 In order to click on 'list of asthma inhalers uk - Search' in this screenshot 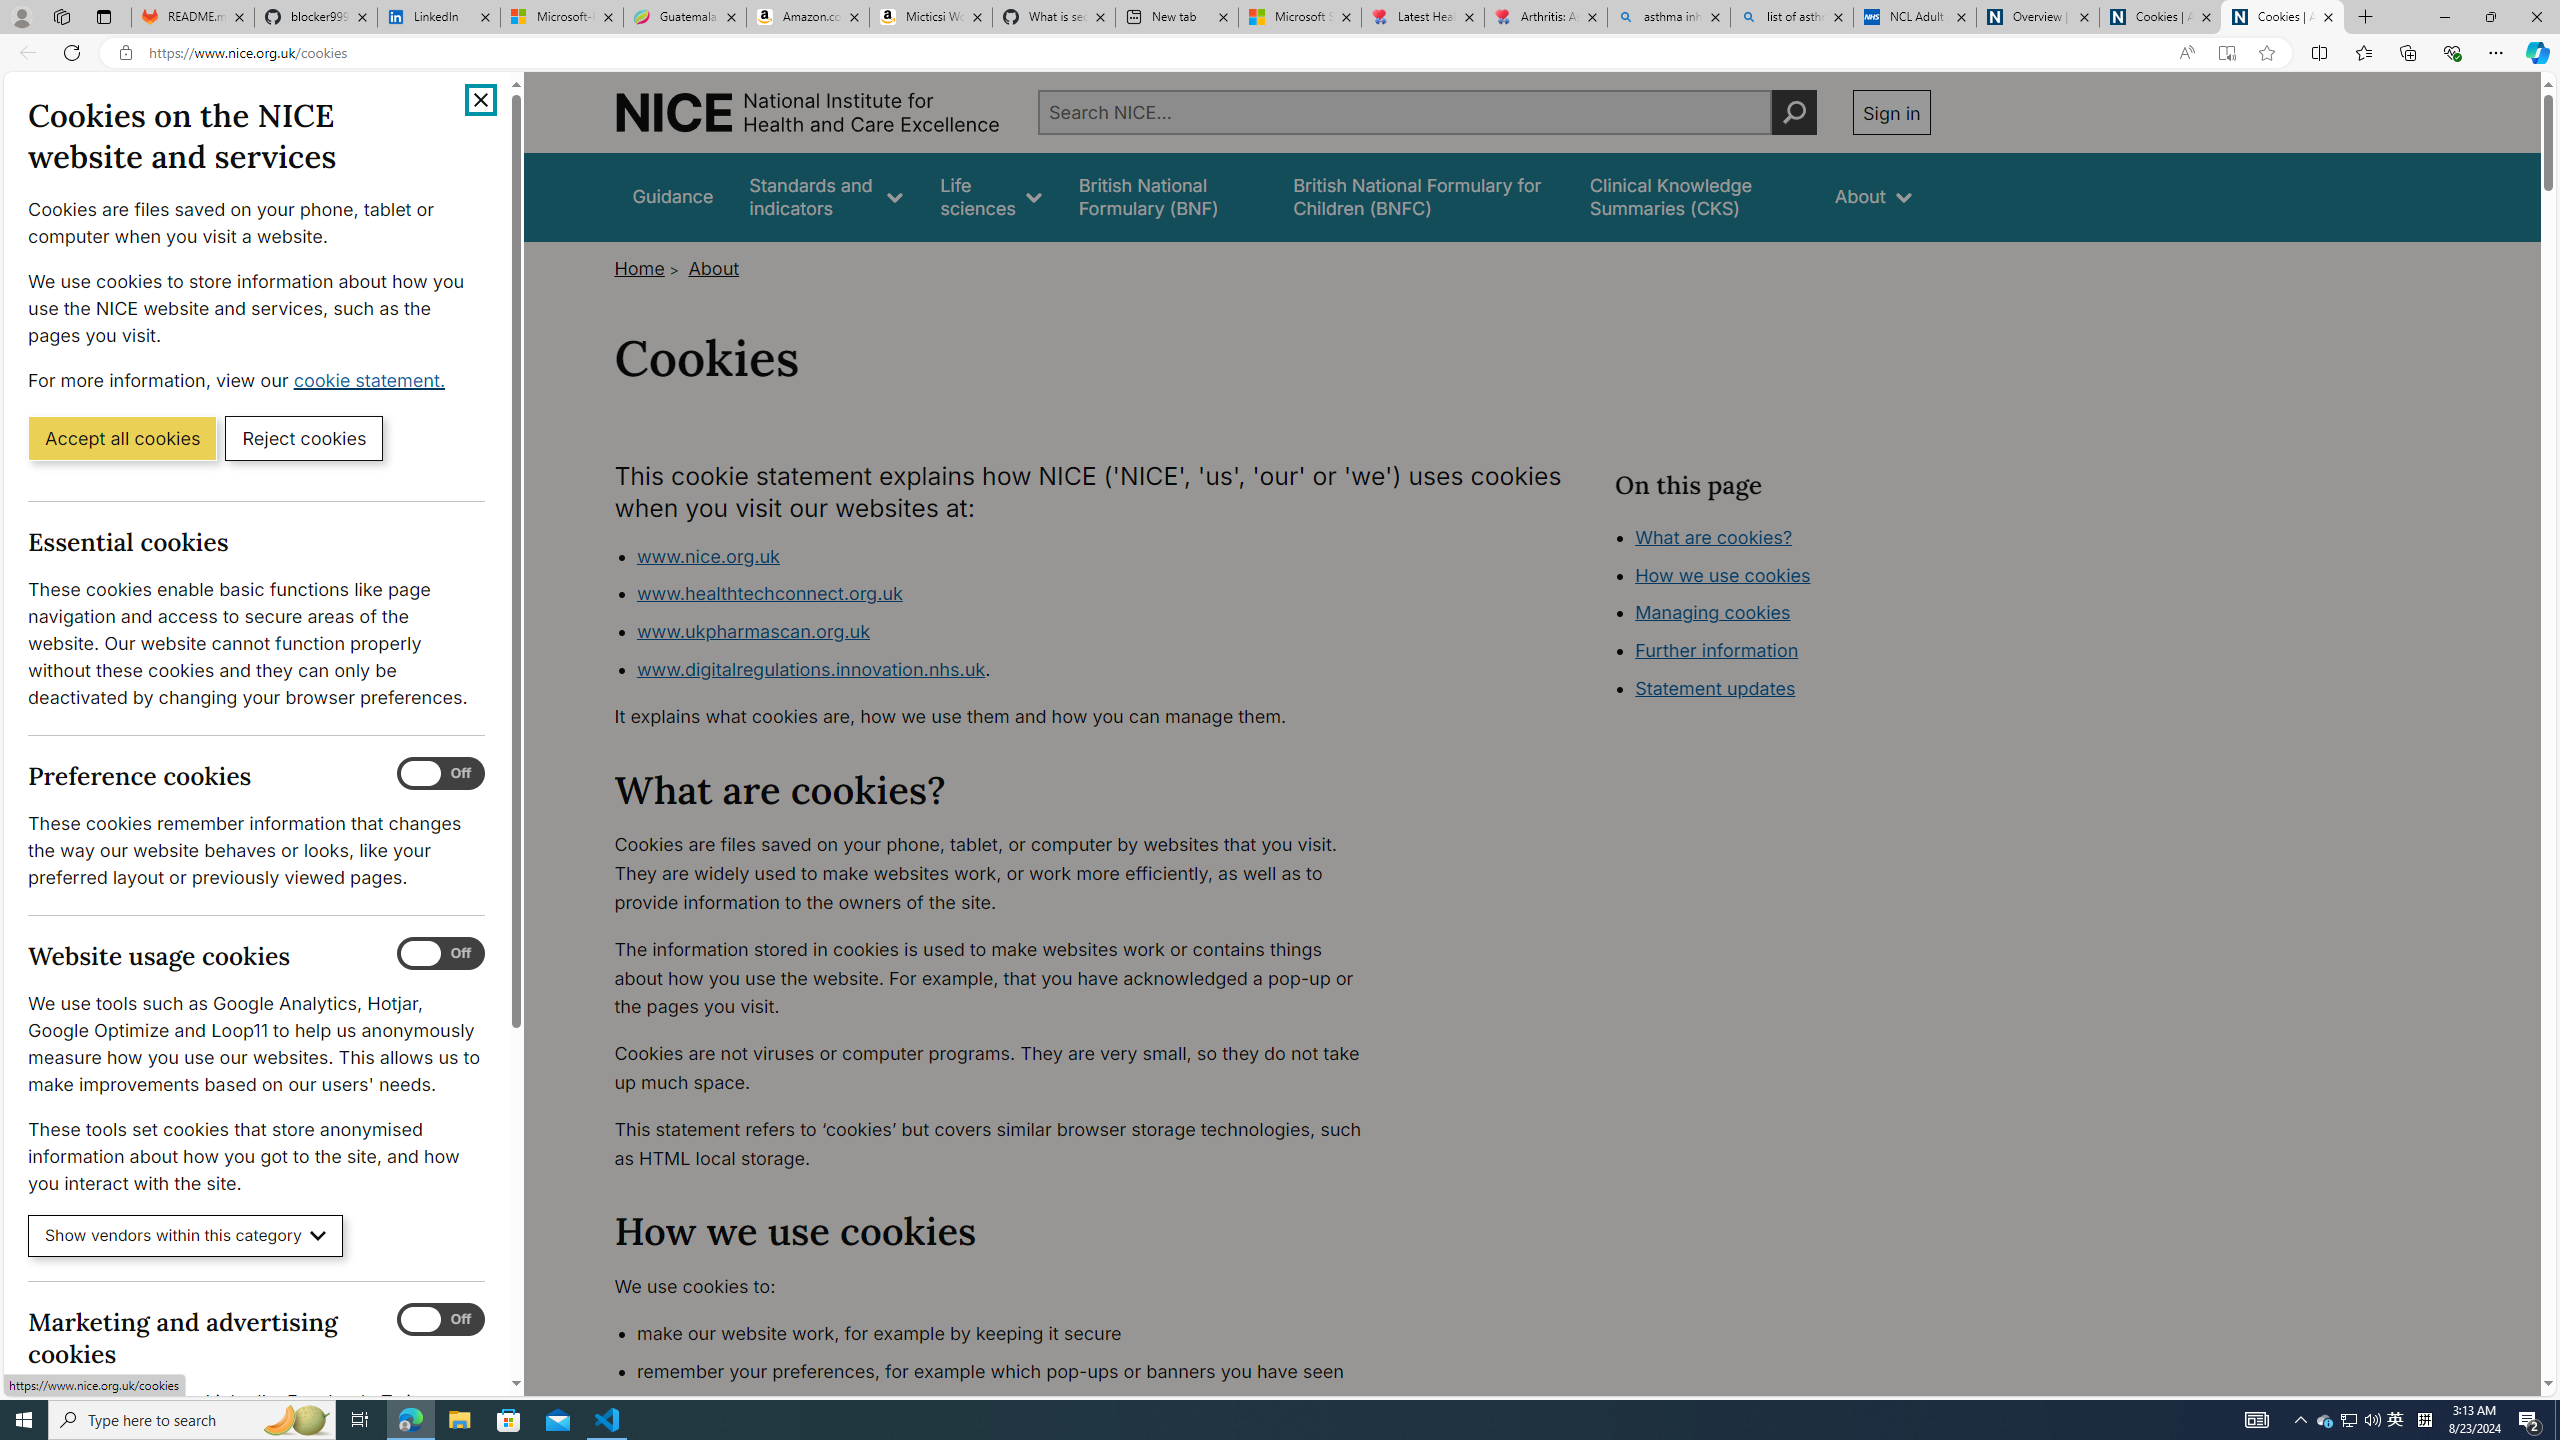, I will do `click(1791, 16)`.